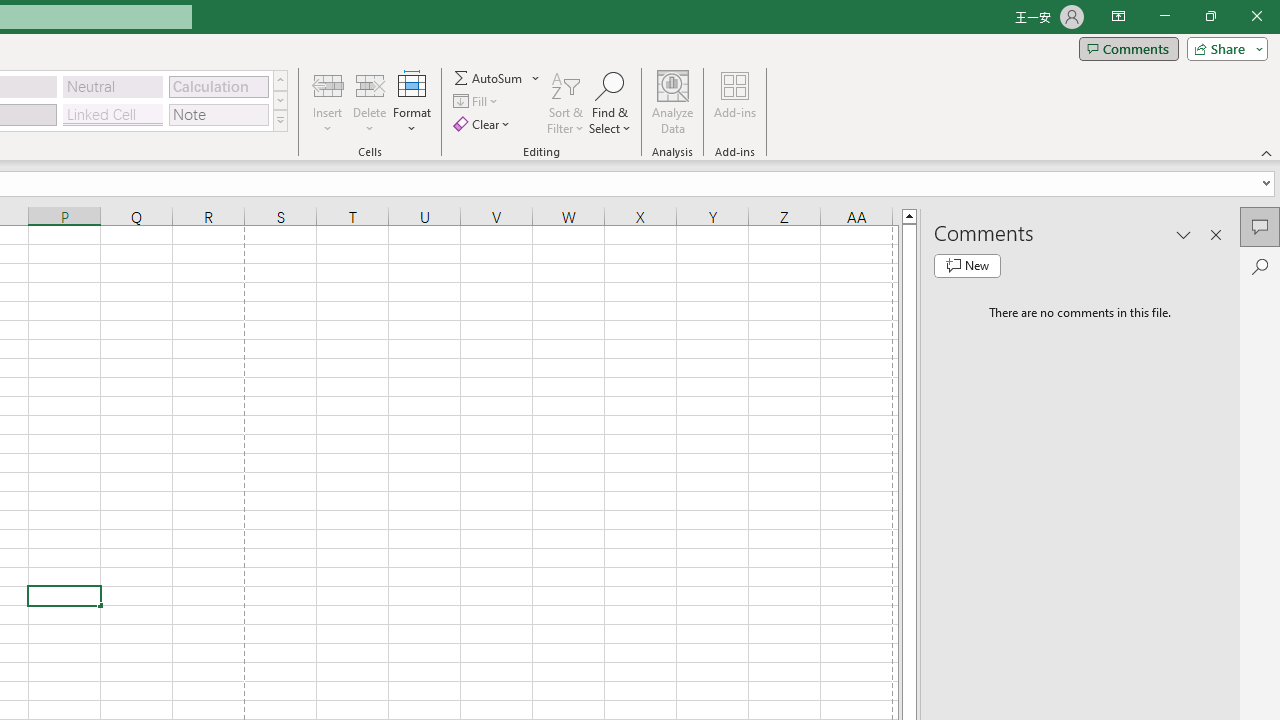 This screenshot has height=720, width=1280. Describe the element at coordinates (218, 114) in the screenshot. I see `'Note'` at that location.